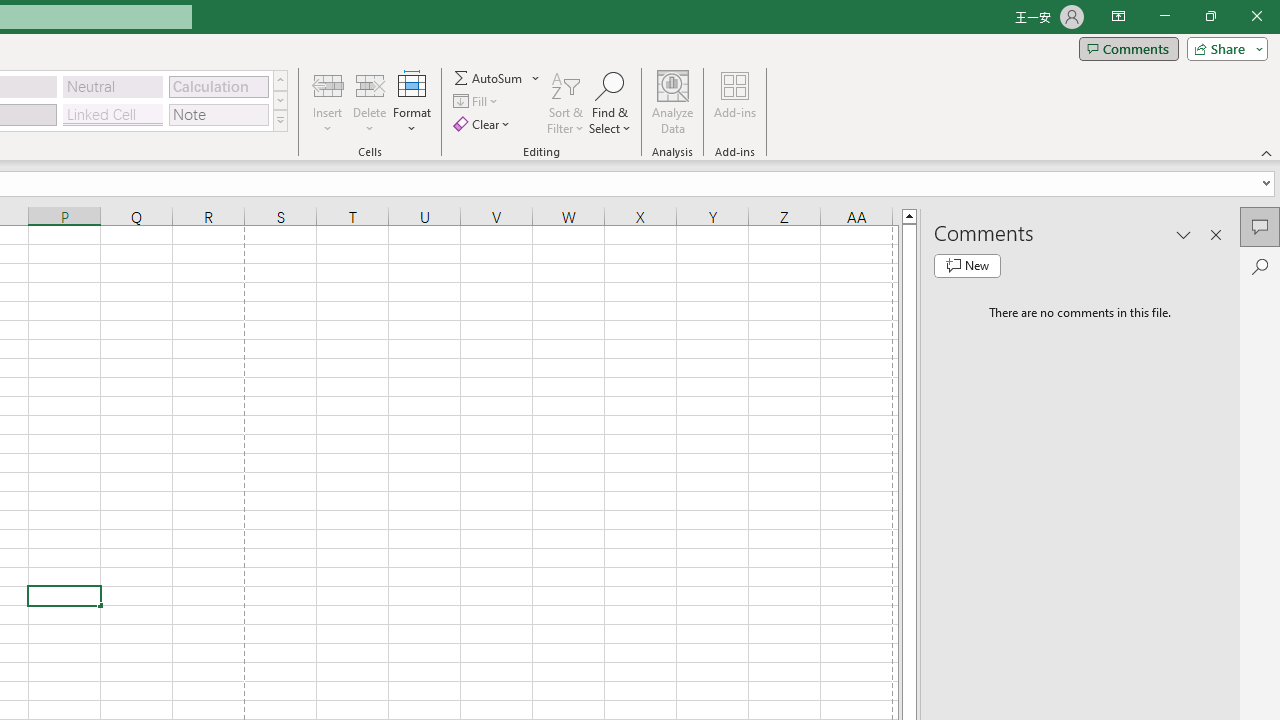 This screenshot has height=720, width=1280. Describe the element at coordinates (218, 114) in the screenshot. I see `'Note'` at that location.